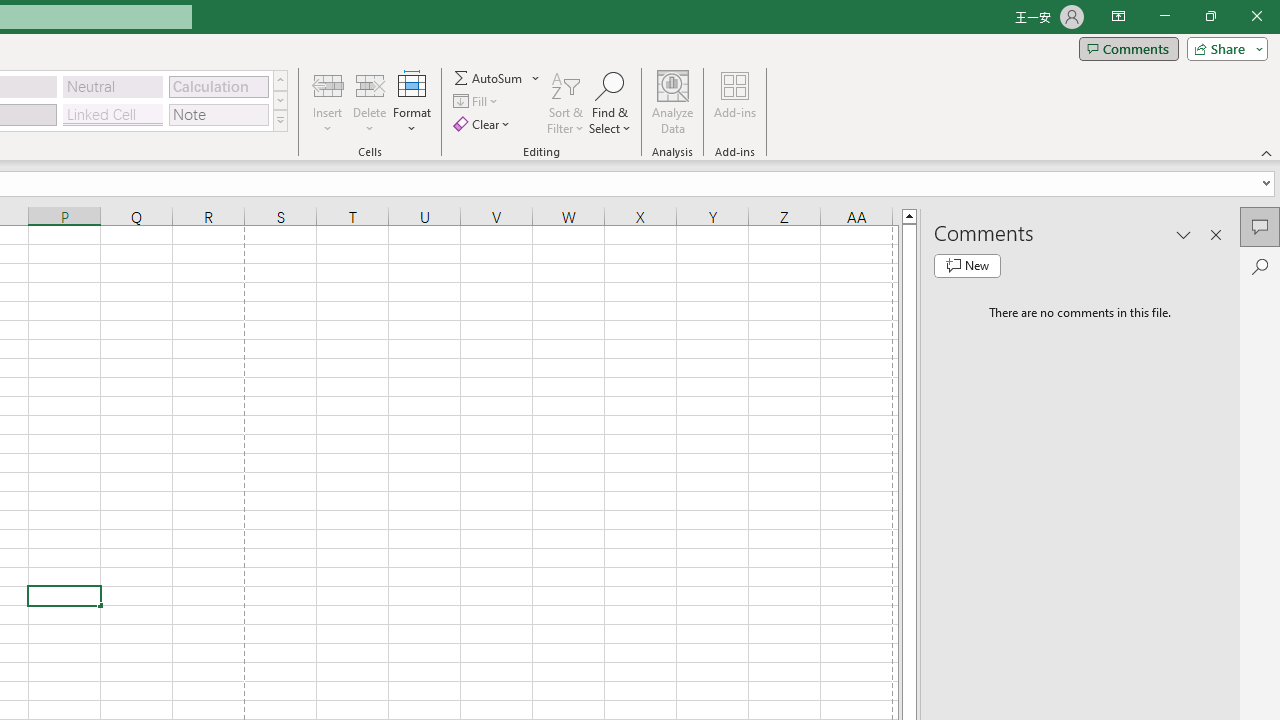 This screenshot has height=720, width=1280. Describe the element at coordinates (218, 114) in the screenshot. I see `'Note'` at that location.